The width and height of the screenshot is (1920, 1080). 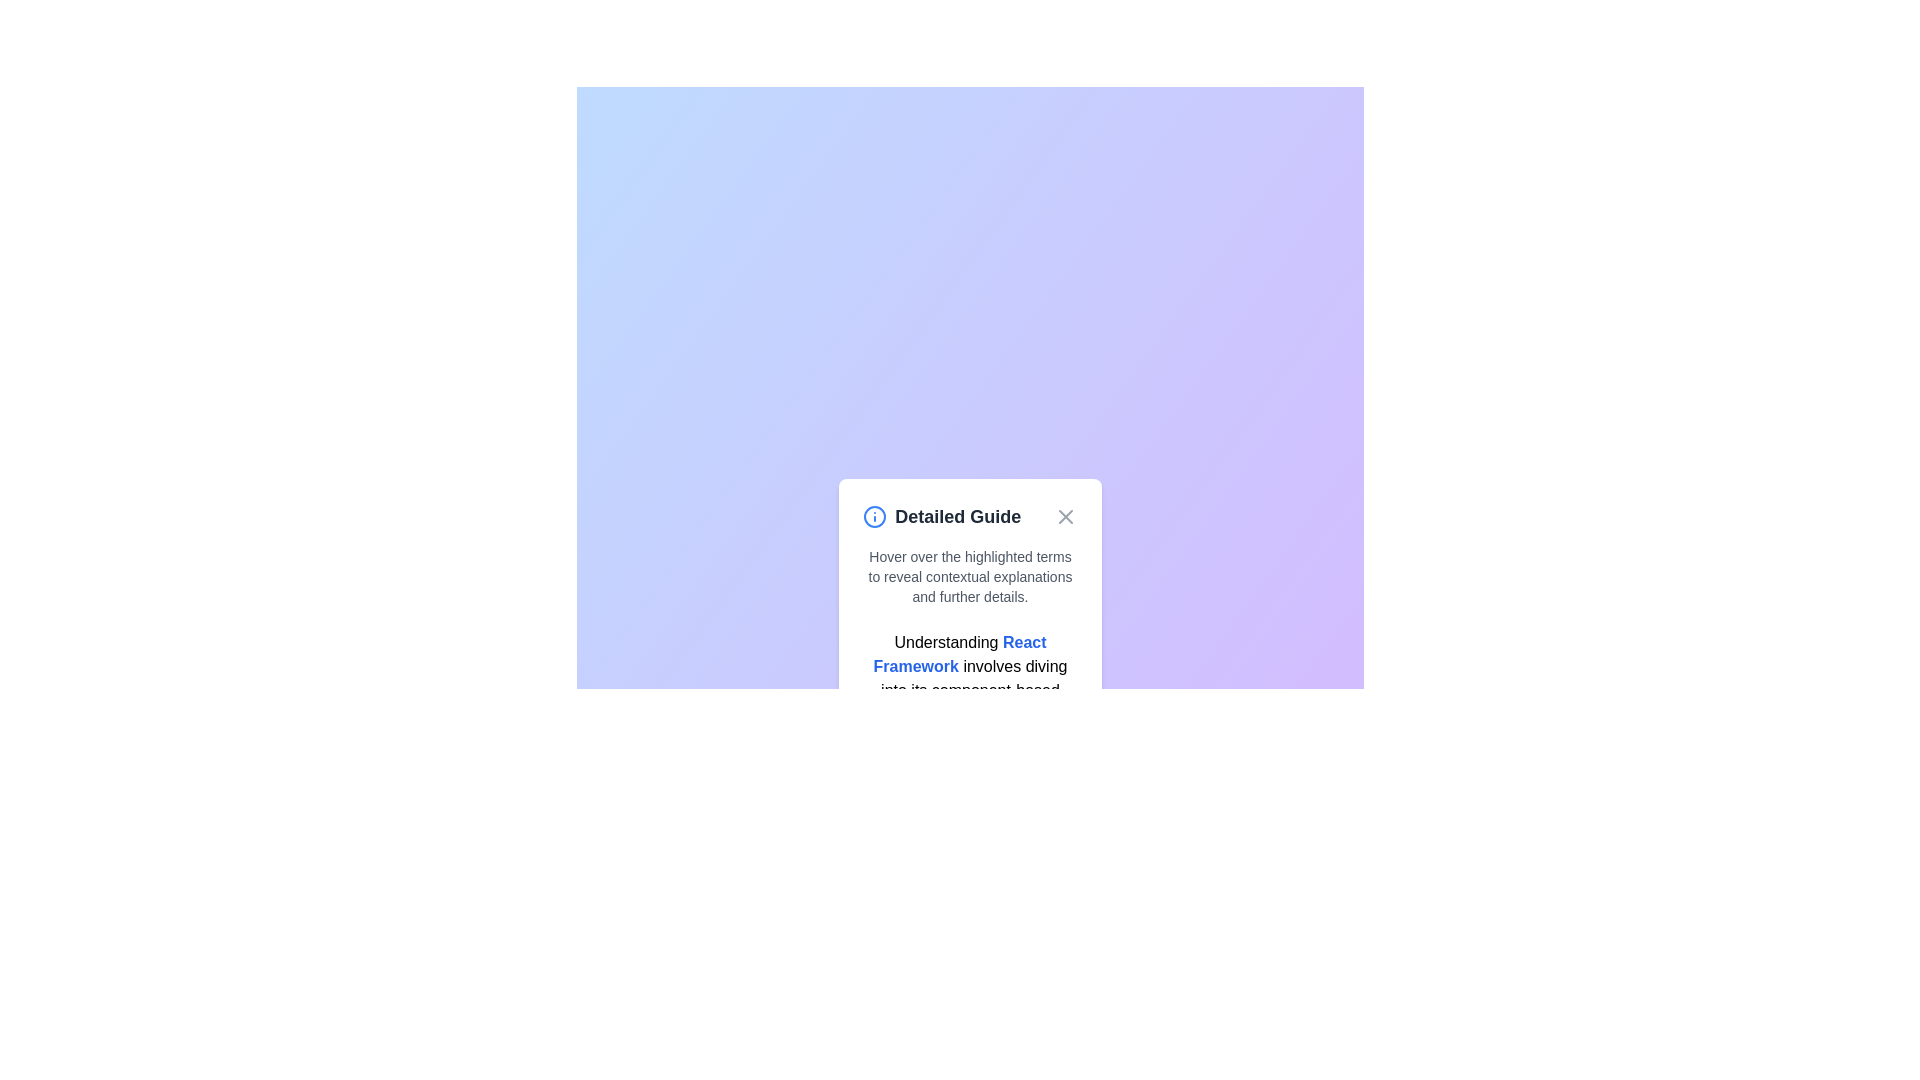 I want to click on the highlighted text 'React Framework' styled in bold blue font, which is part of the explanatory sentence in the modal titled 'Detailed Guide', so click(x=960, y=654).